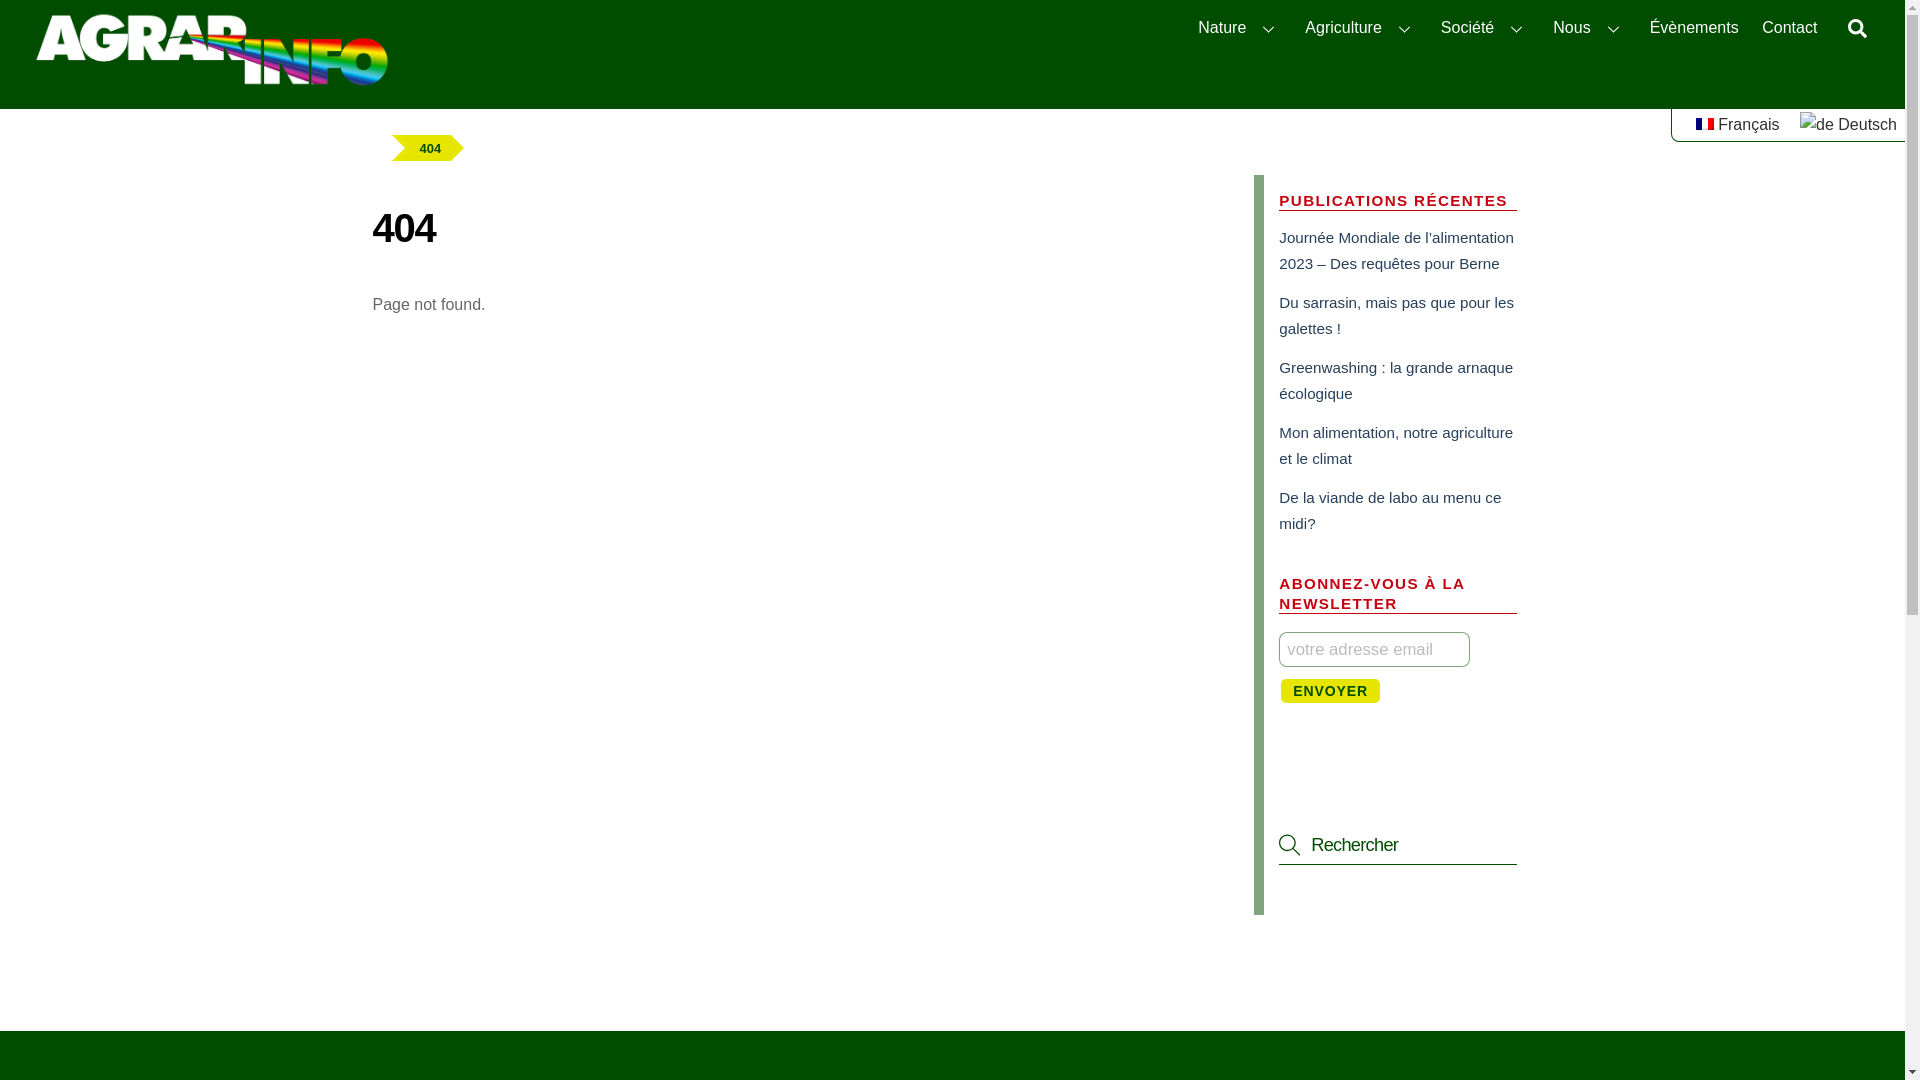 This screenshot has height=1080, width=1920. I want to click on 'De la viande de labo au menu ce midi?', so click(1389, 509).